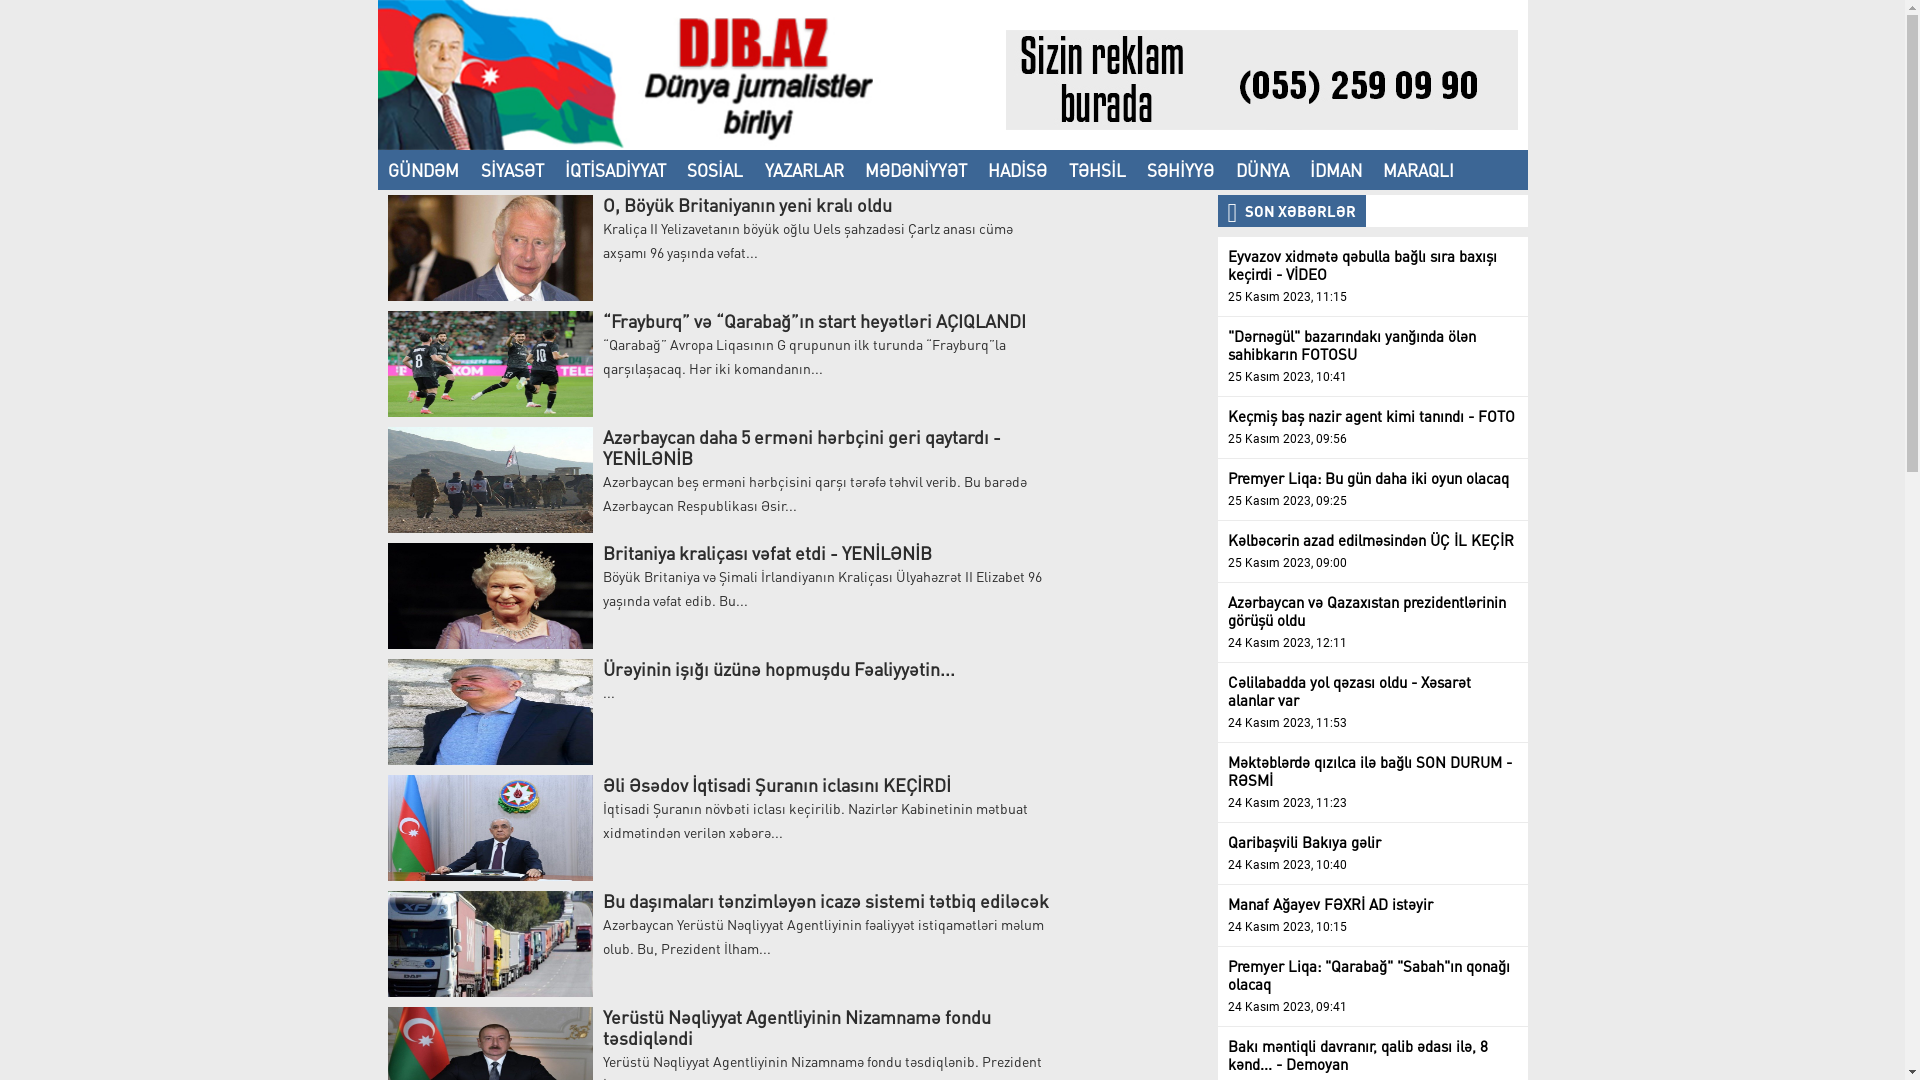  What do you see at coordinates (803, 168) in the screenshot?
I see `'YAZARLAR'` at bounding box center [803, 168].